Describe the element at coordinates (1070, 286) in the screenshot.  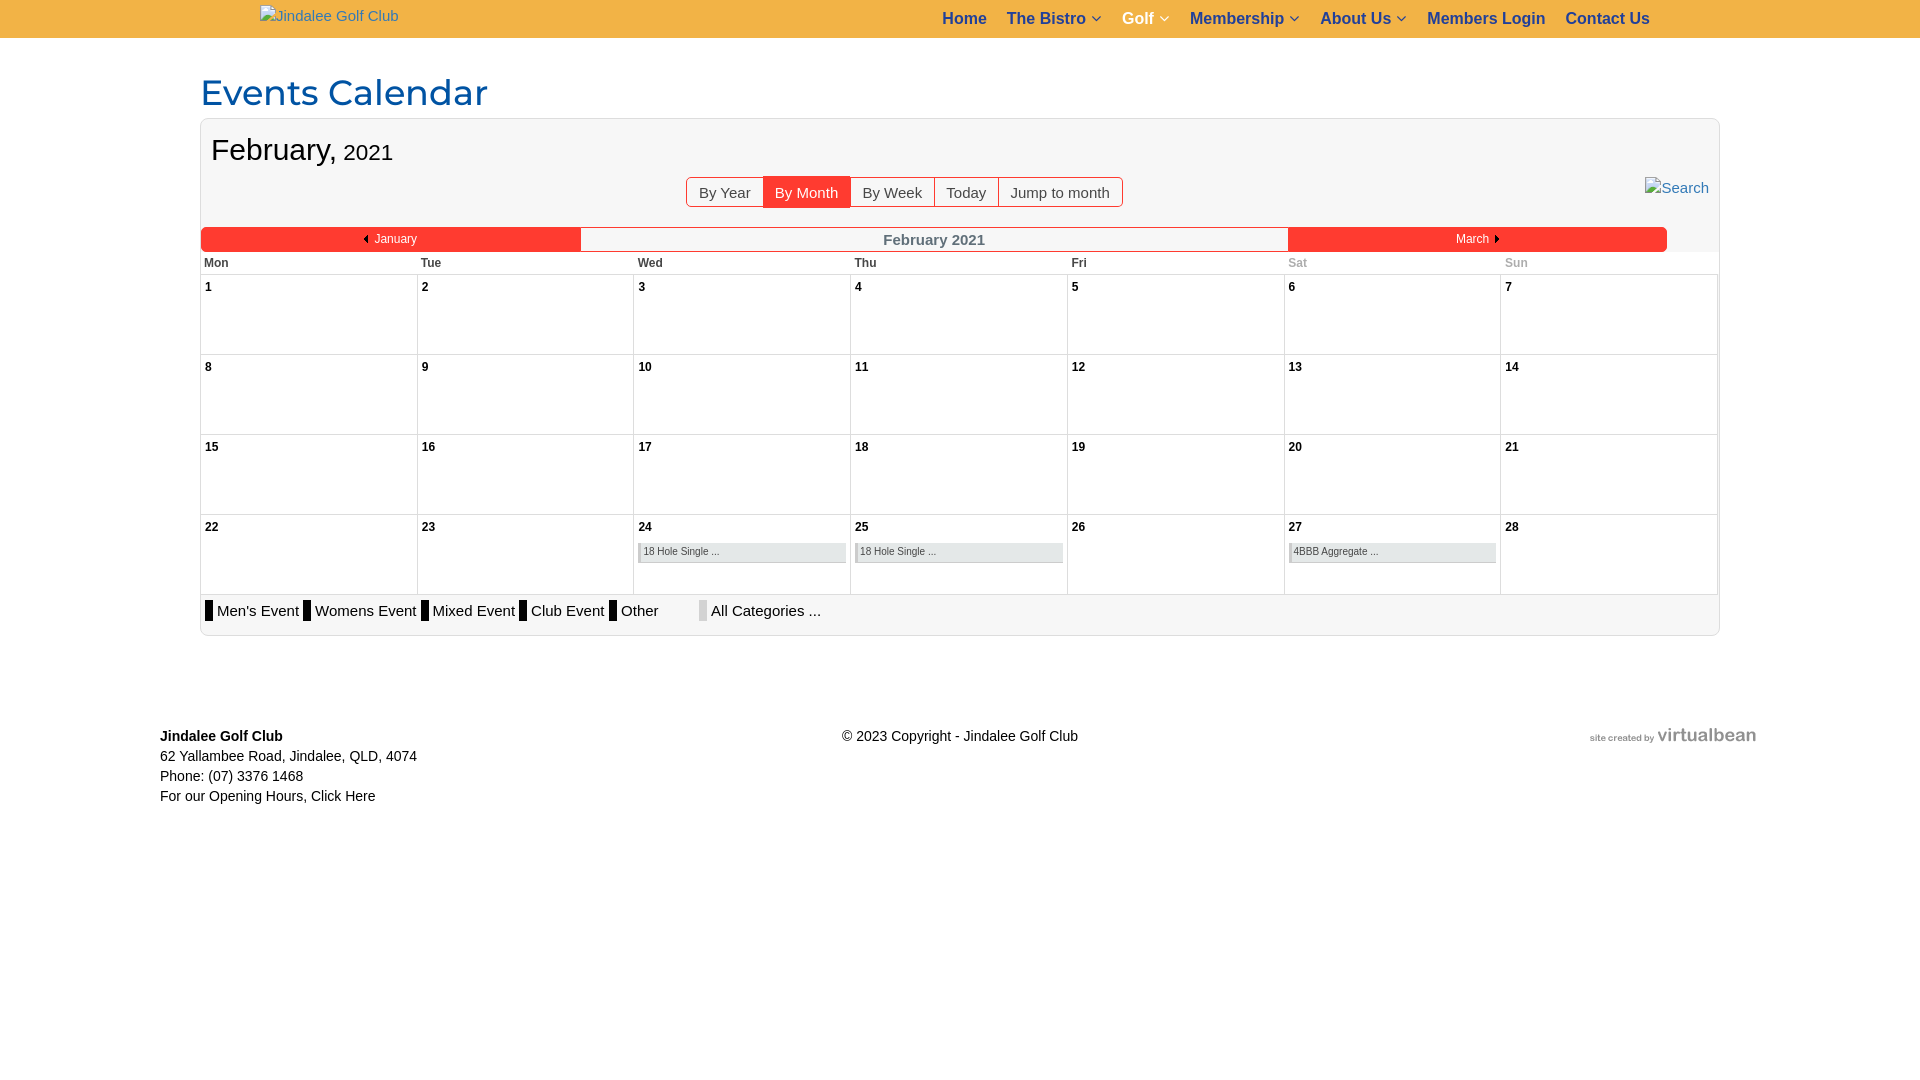
I see `'5'` at that location.